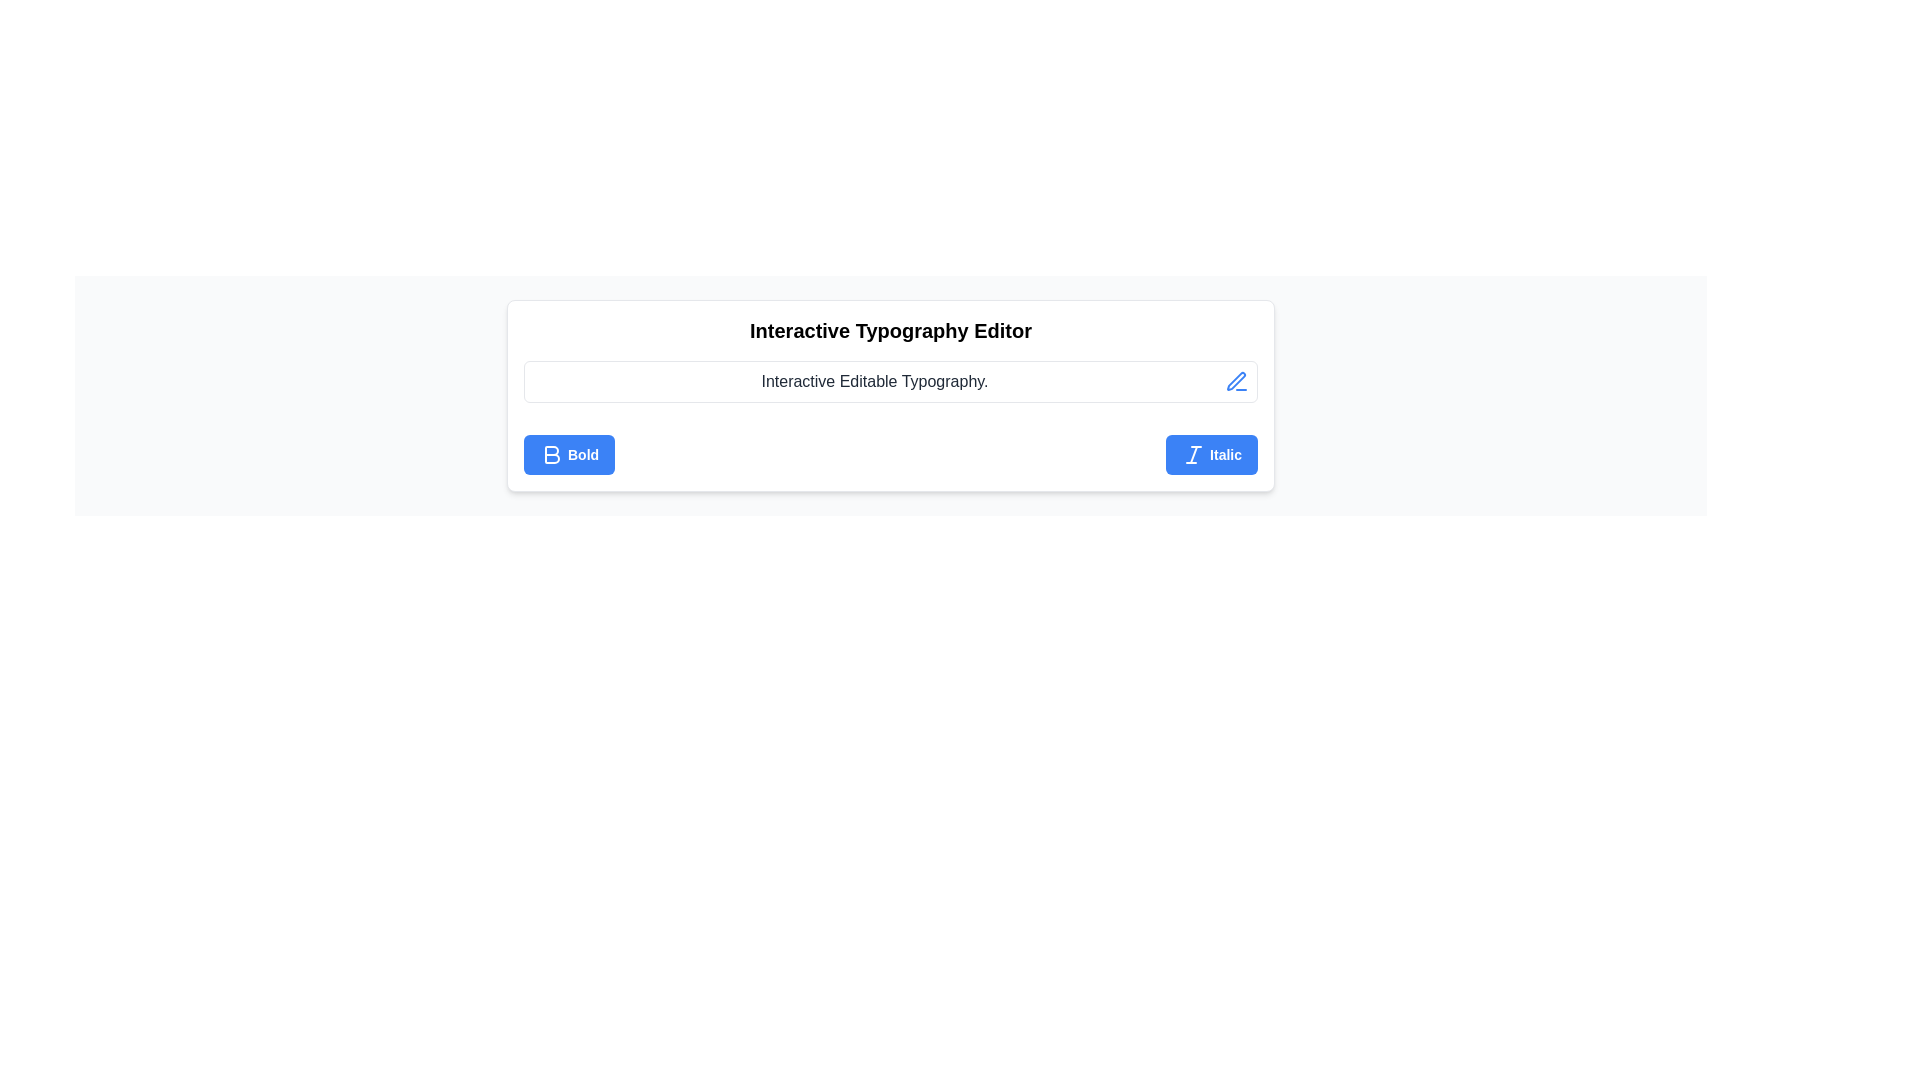 This screenshot has height=1080, width=1920. I want to click on the bold formatting button located at the bottom left corner of the typography editor to apply bold styling to the selected text, so click(568, 455).